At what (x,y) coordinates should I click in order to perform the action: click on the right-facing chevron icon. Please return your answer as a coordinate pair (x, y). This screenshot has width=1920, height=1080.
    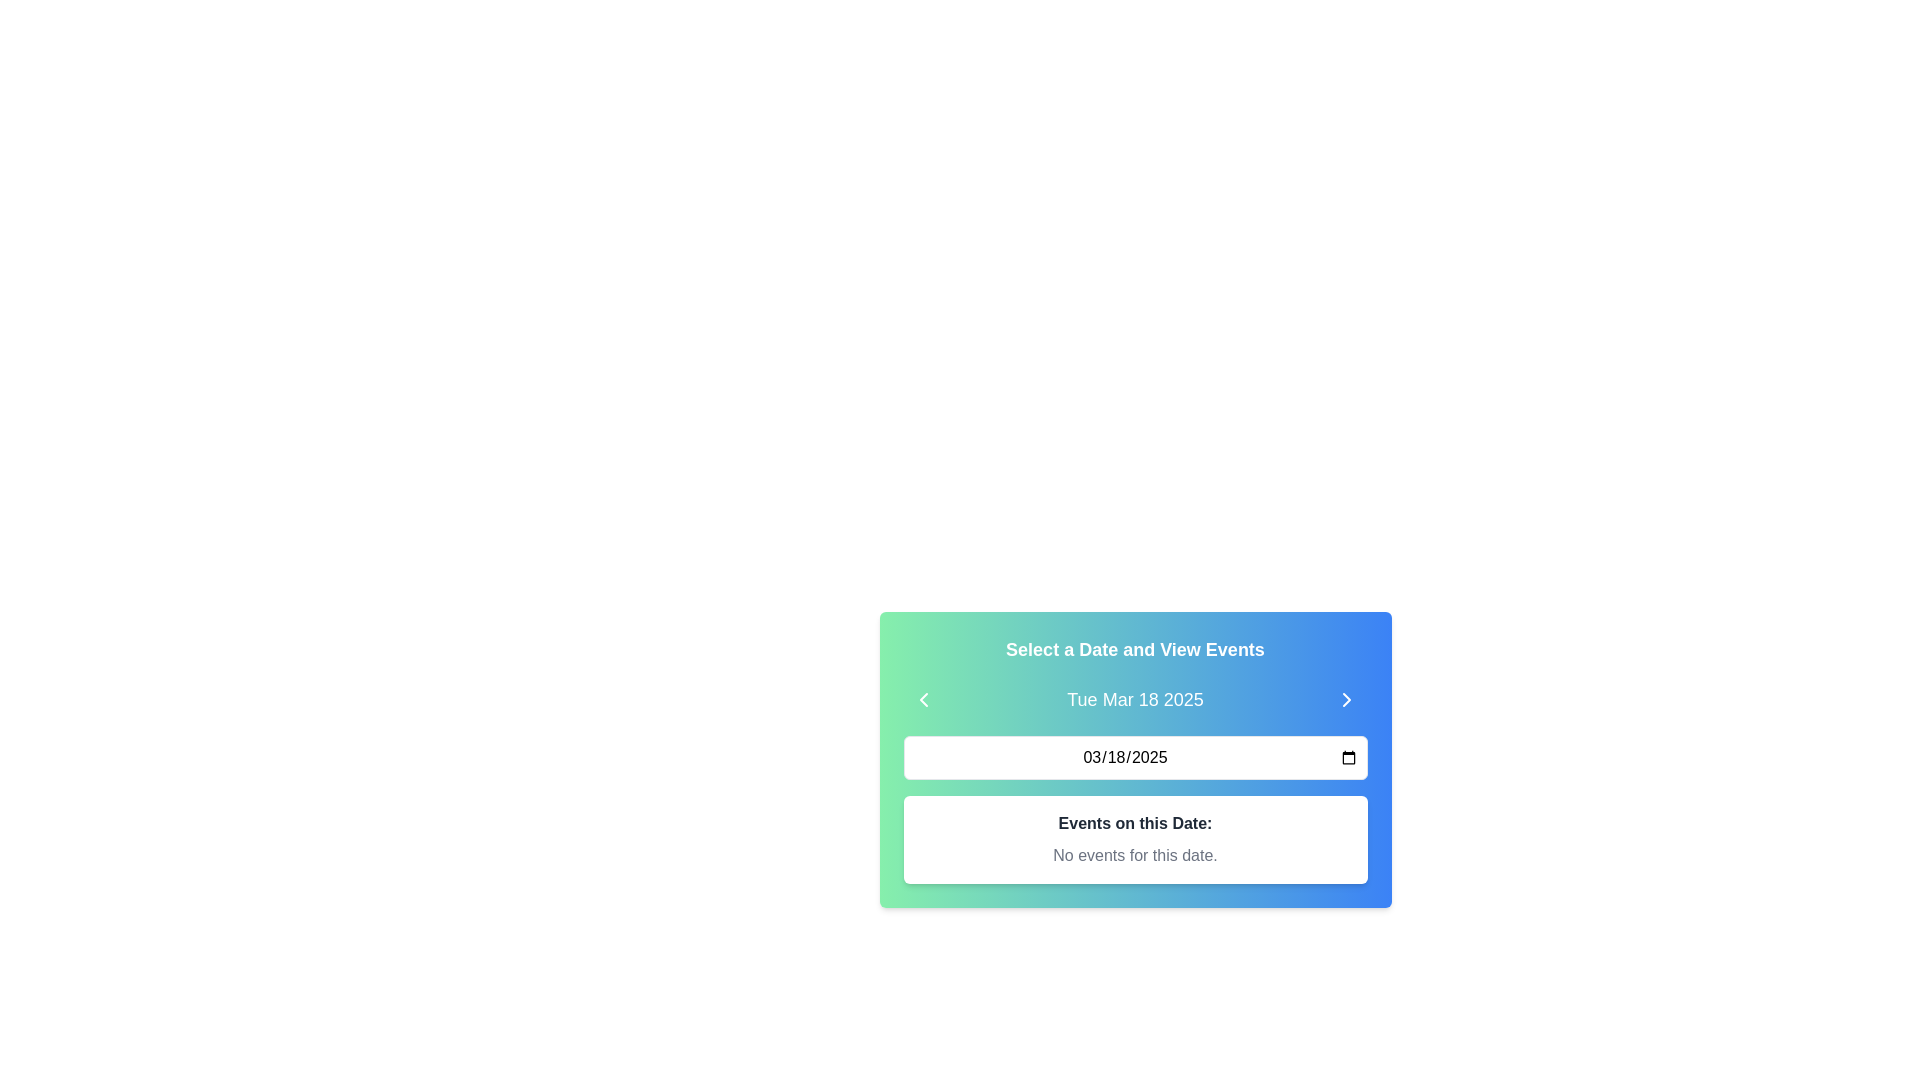
    Looking at the image, I should click on (1347, 698).